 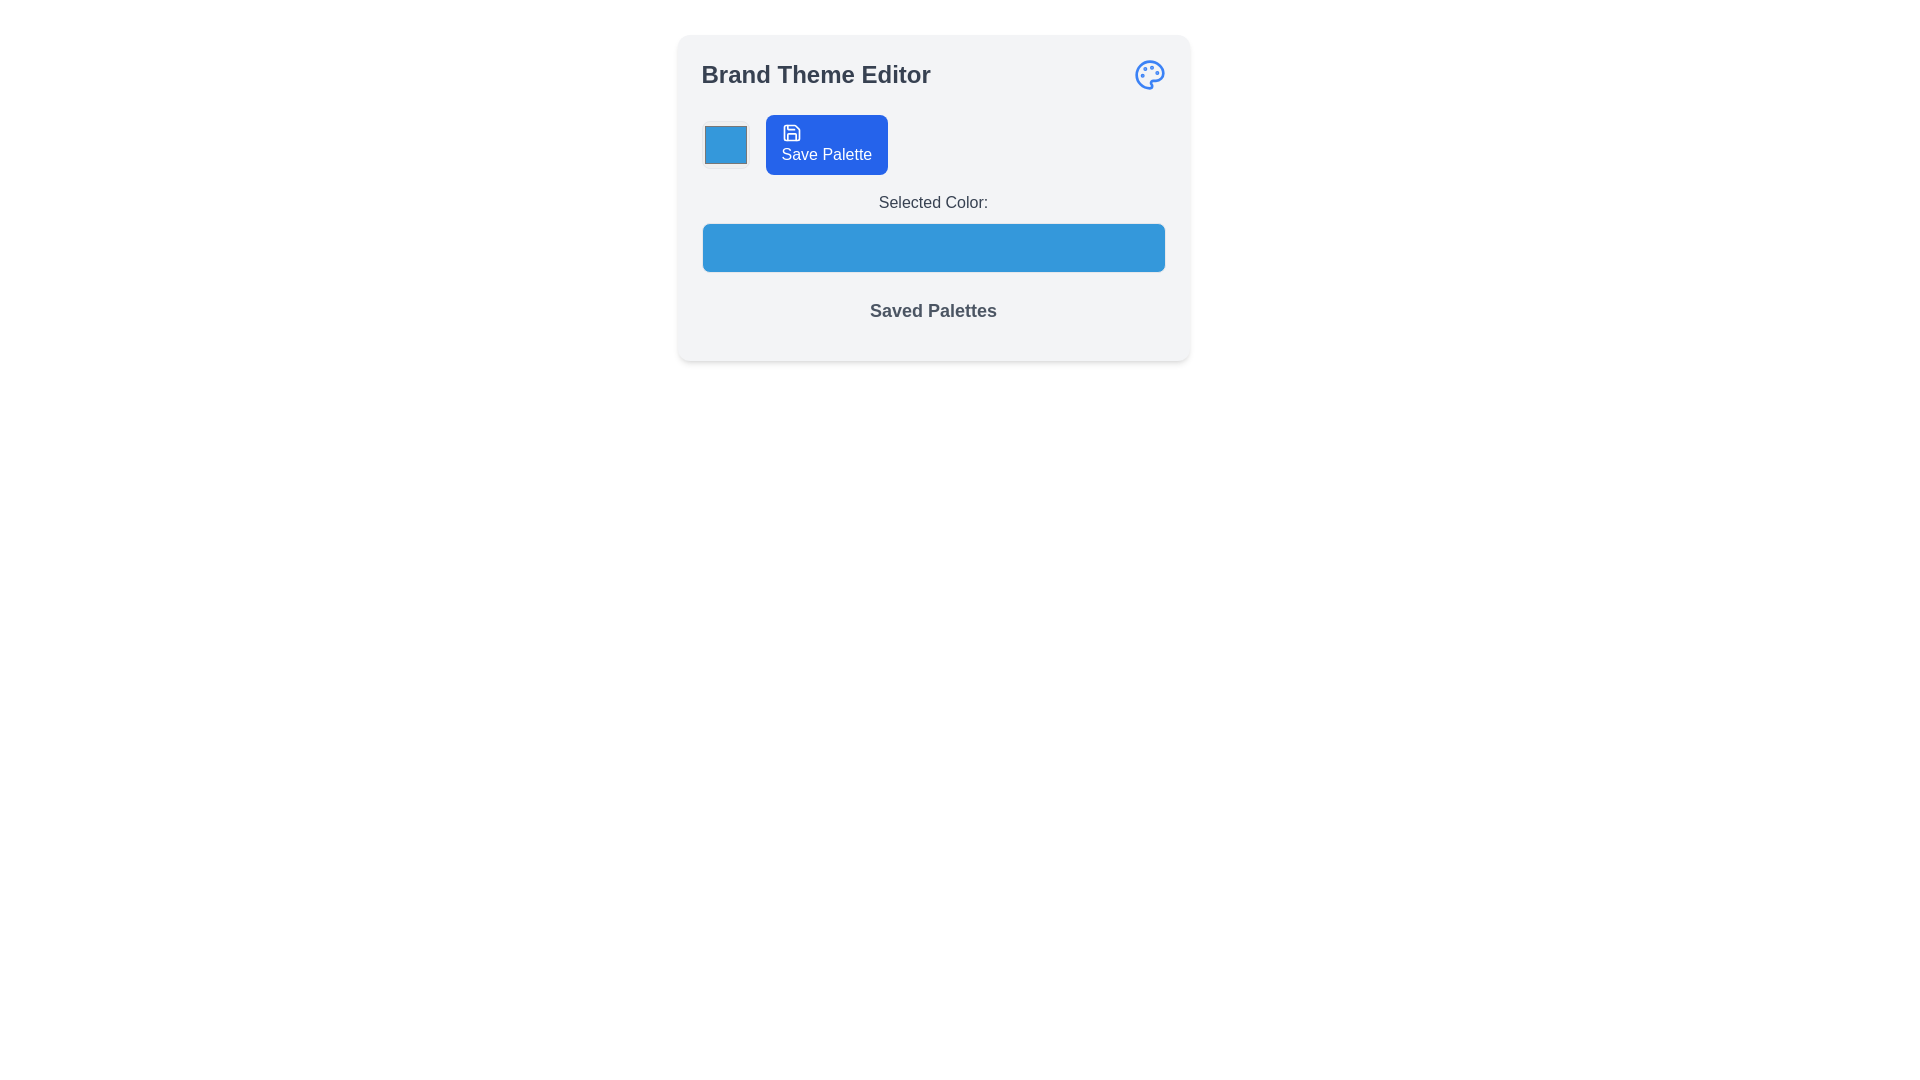 What do you see at coordinates (1149, 73) in the screenshot?
I see `the icon representing the color palette in the header section of the 'Brand Theme Editor' panel` at bounding box center [1149, 73].